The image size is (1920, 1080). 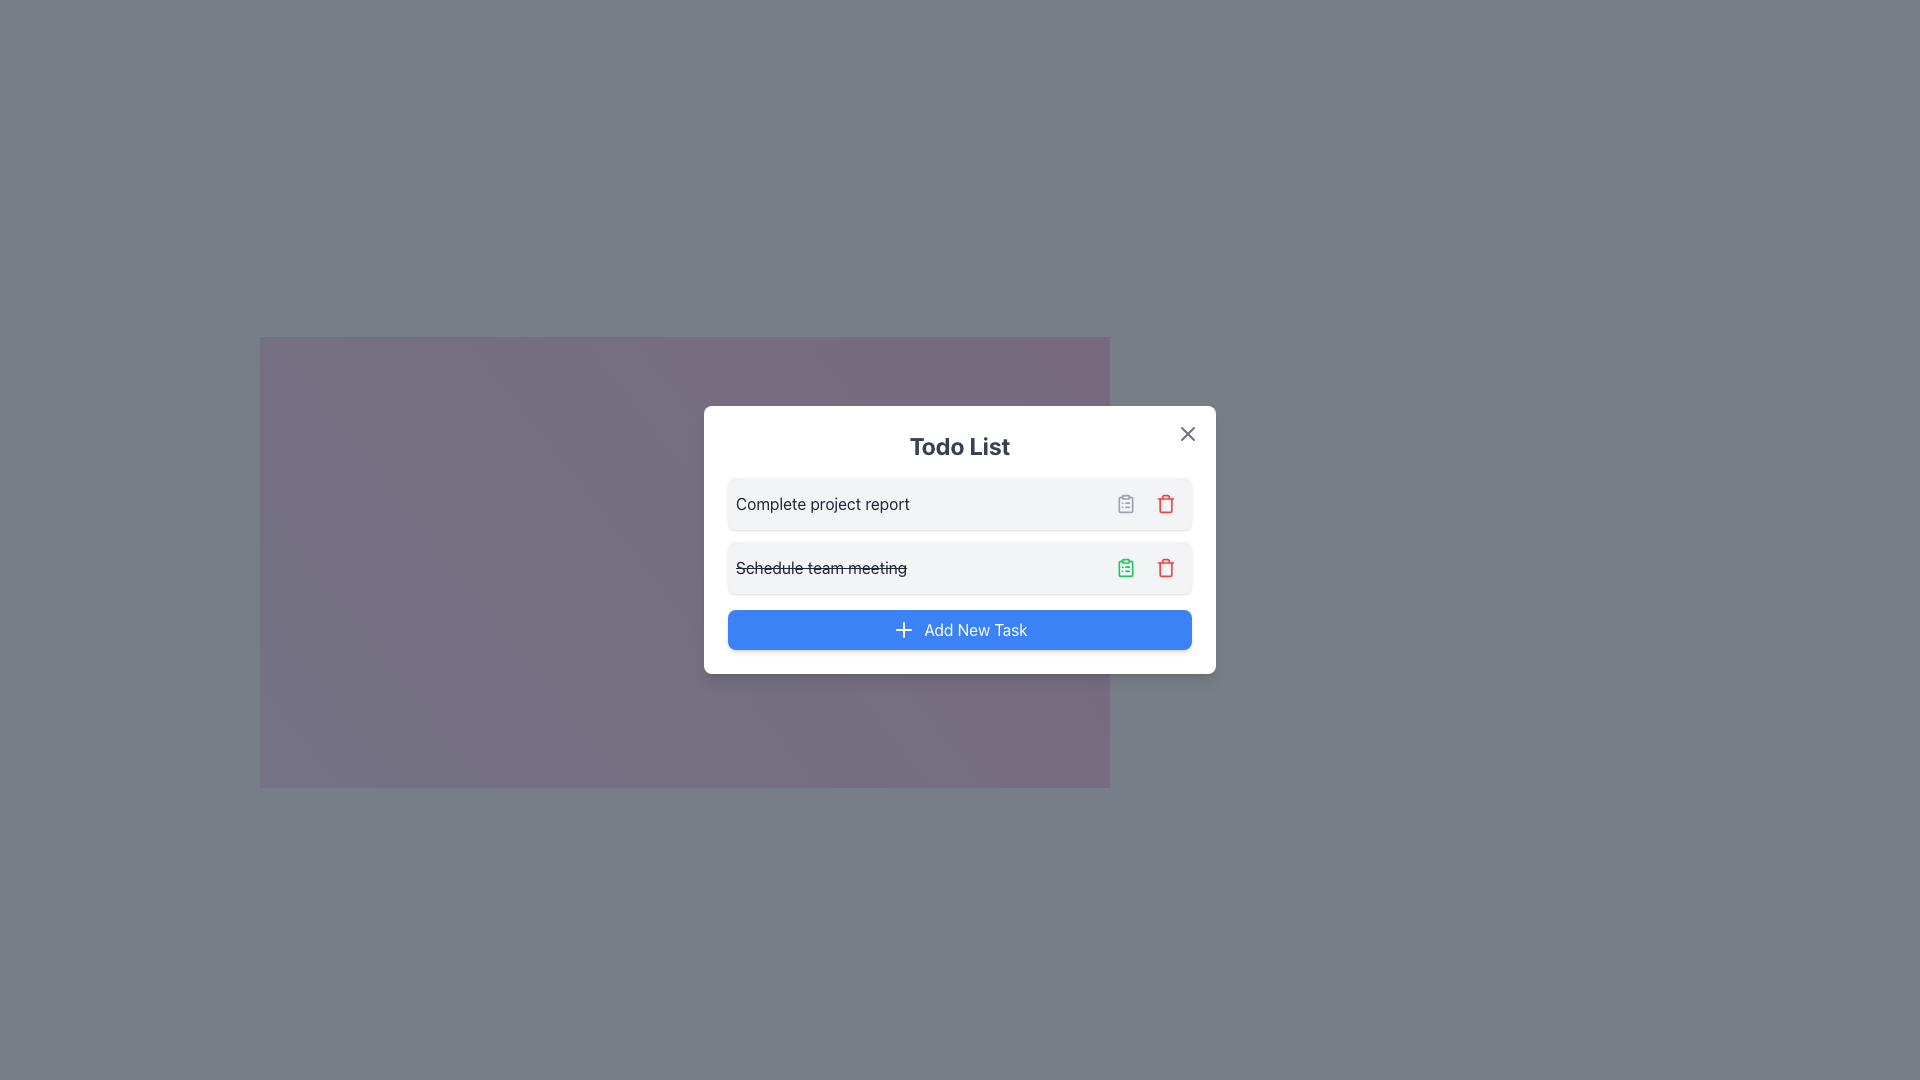 What do you see at coordinates (1166, 567) in the screenshot?
I see `the red circular trash bin icon located at the far right of the 'Schedule team meeting' line item in the todo list` at bounding box center [1166, 567].